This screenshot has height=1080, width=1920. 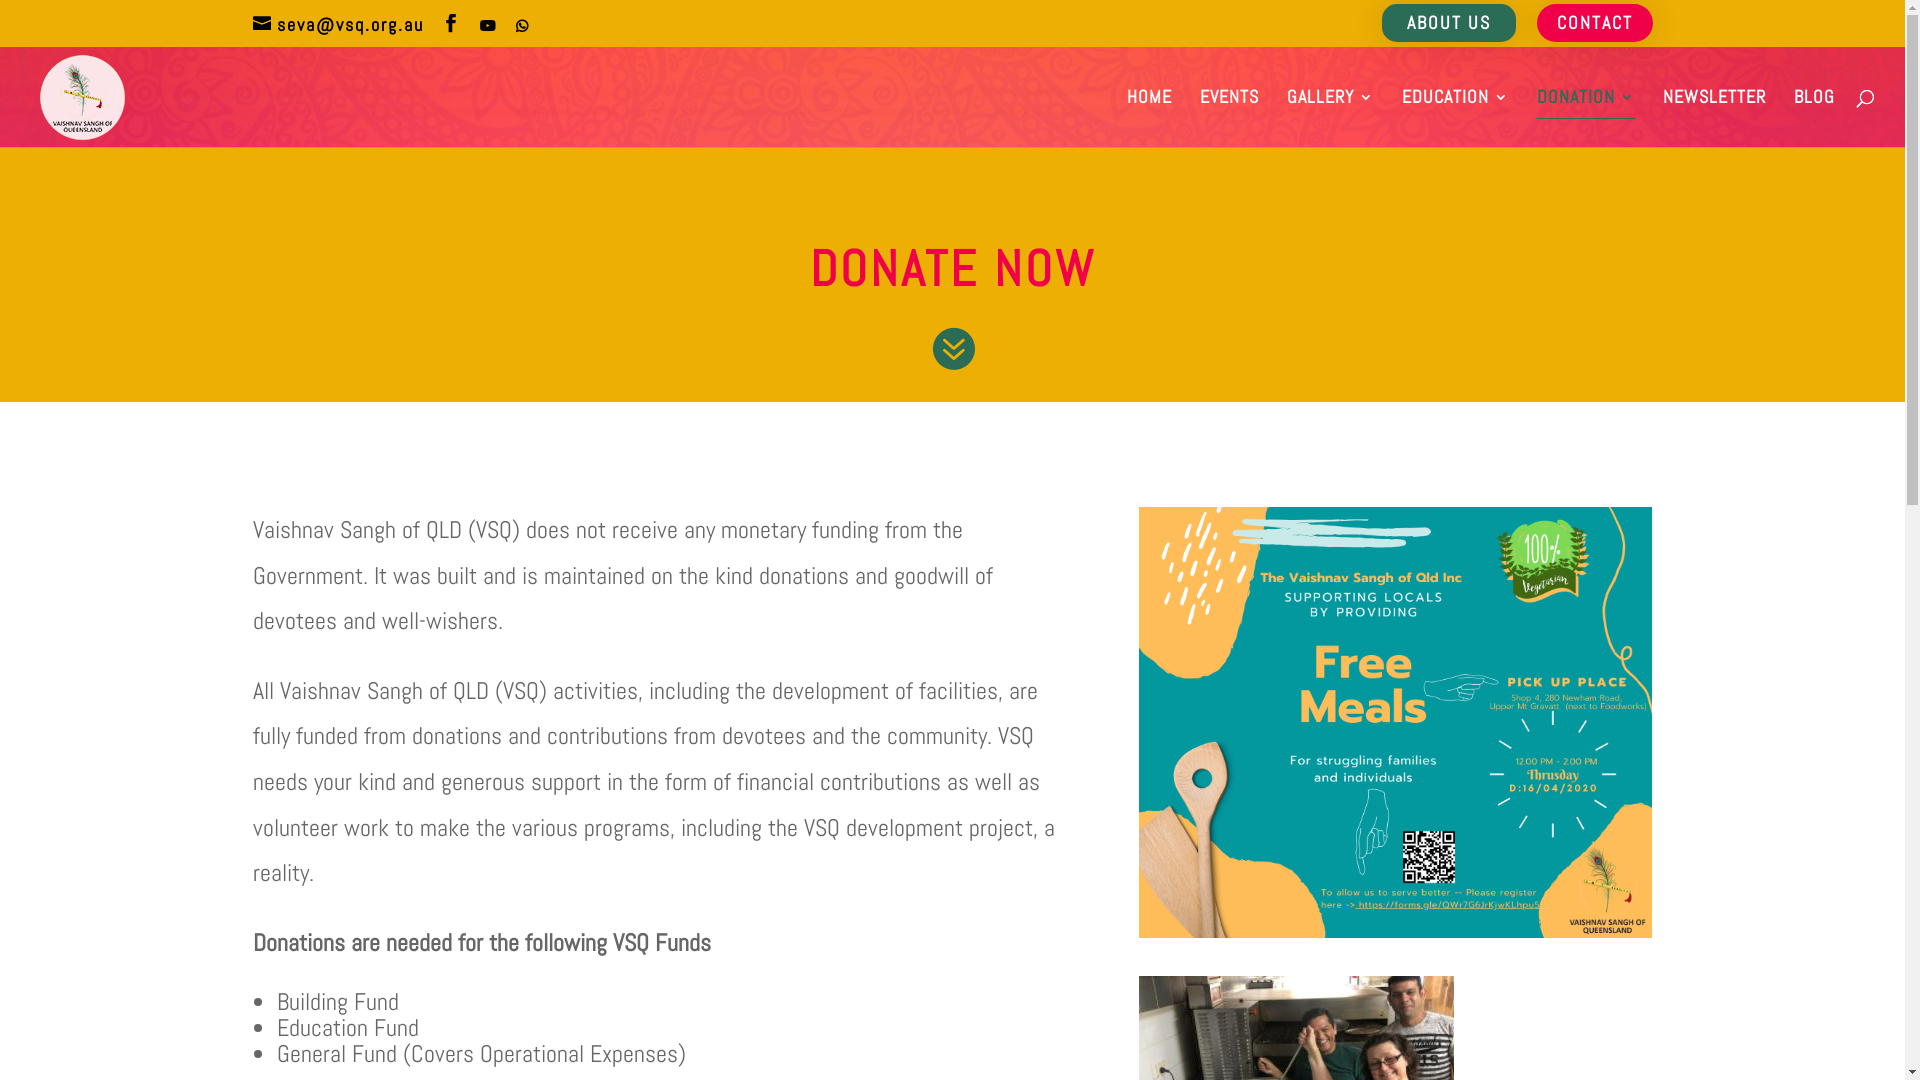 I want to click on 'VSQ Event Covid', so click(x=1395, y=722).